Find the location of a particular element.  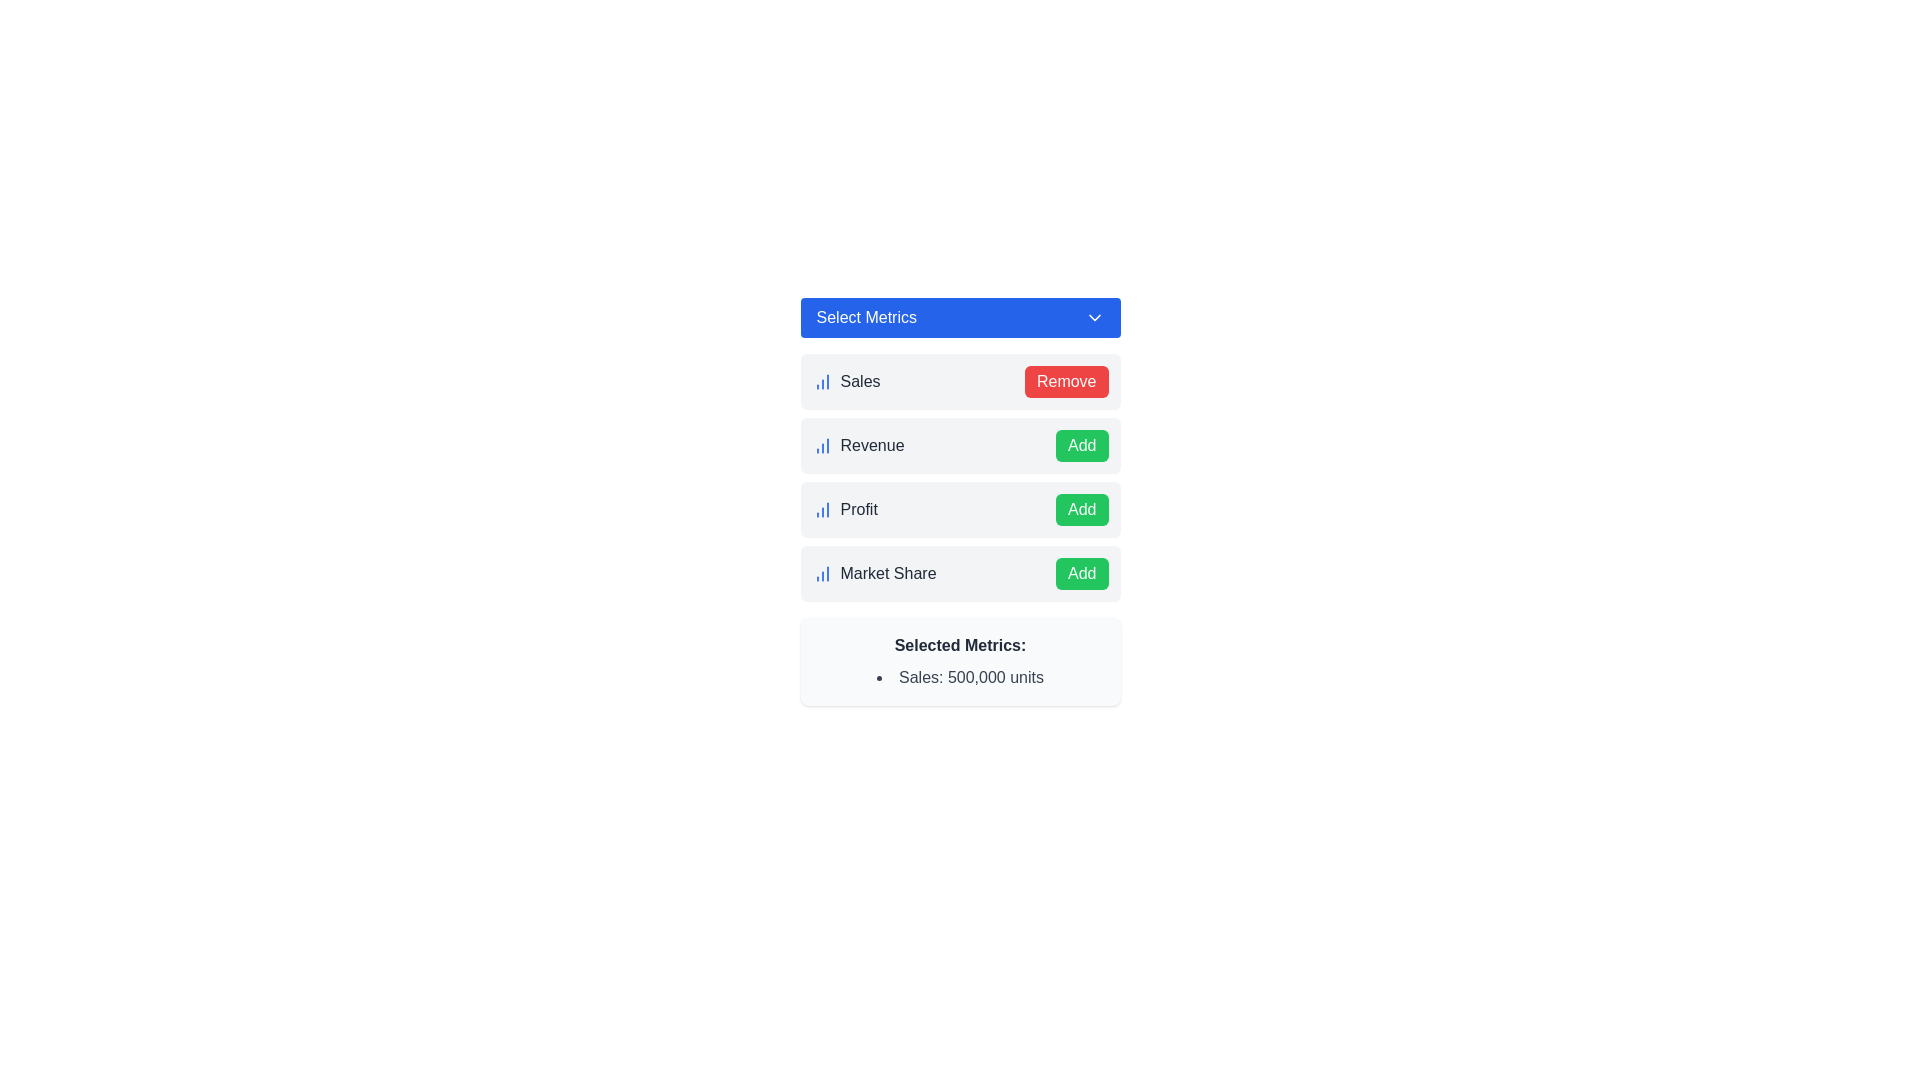

the 'Add' button associated with the 'Profit' list item in the metrics selection menu is located at coordinates (960, 496).